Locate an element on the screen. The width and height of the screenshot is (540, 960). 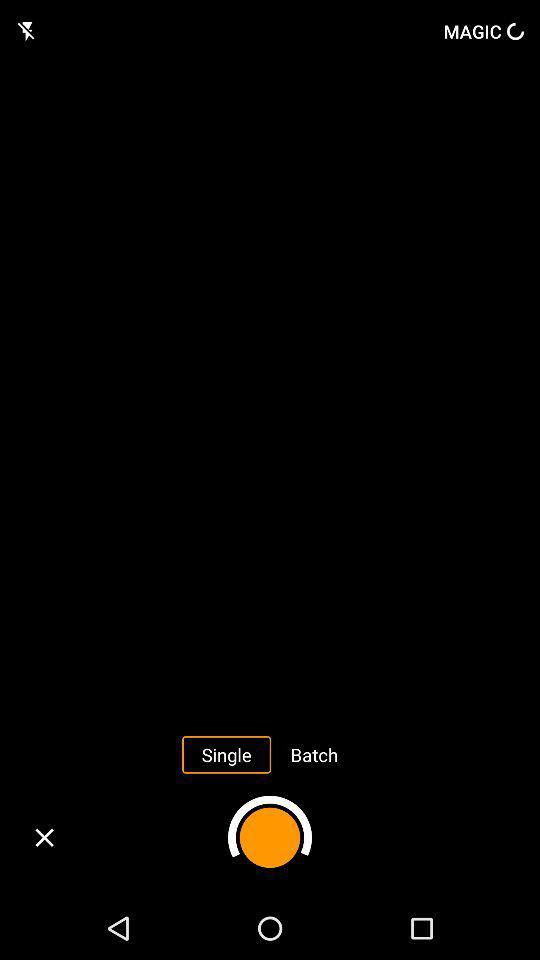
item at the top left corner is located at coordinates (26, 30).